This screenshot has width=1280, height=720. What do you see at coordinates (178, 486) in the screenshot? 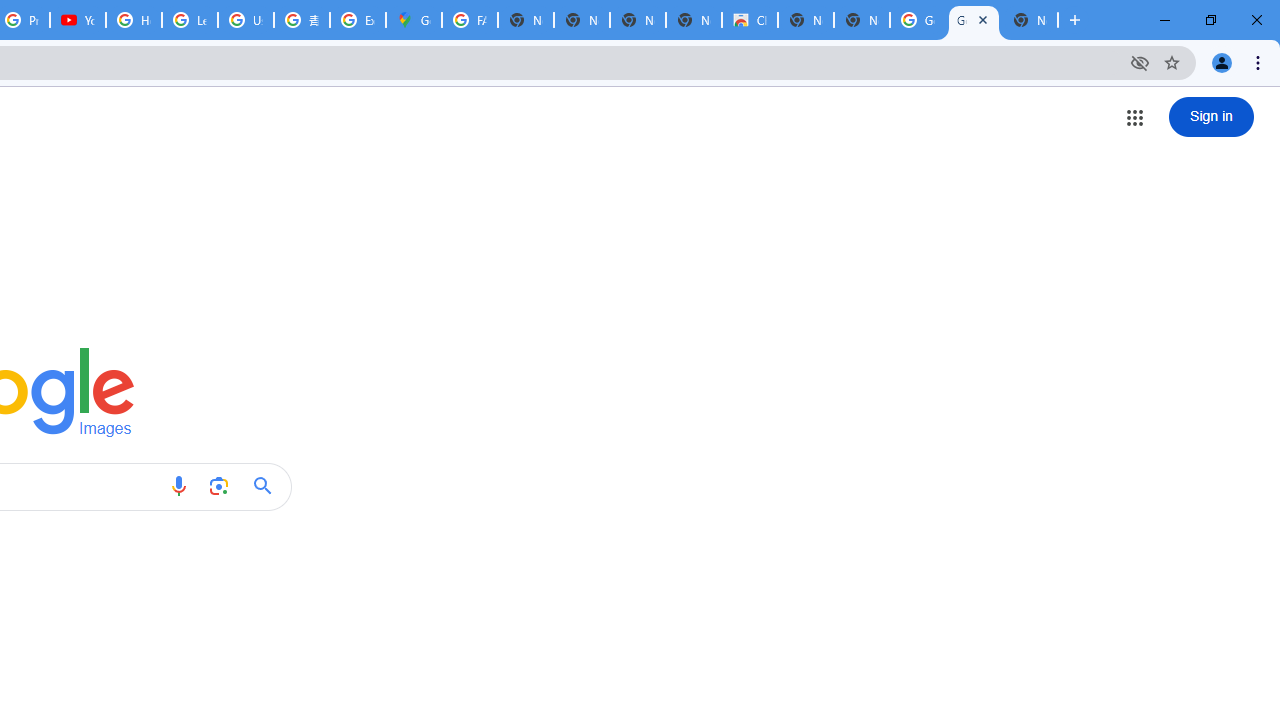
I see `'Search by voice'` at bounding box center [178, 486].